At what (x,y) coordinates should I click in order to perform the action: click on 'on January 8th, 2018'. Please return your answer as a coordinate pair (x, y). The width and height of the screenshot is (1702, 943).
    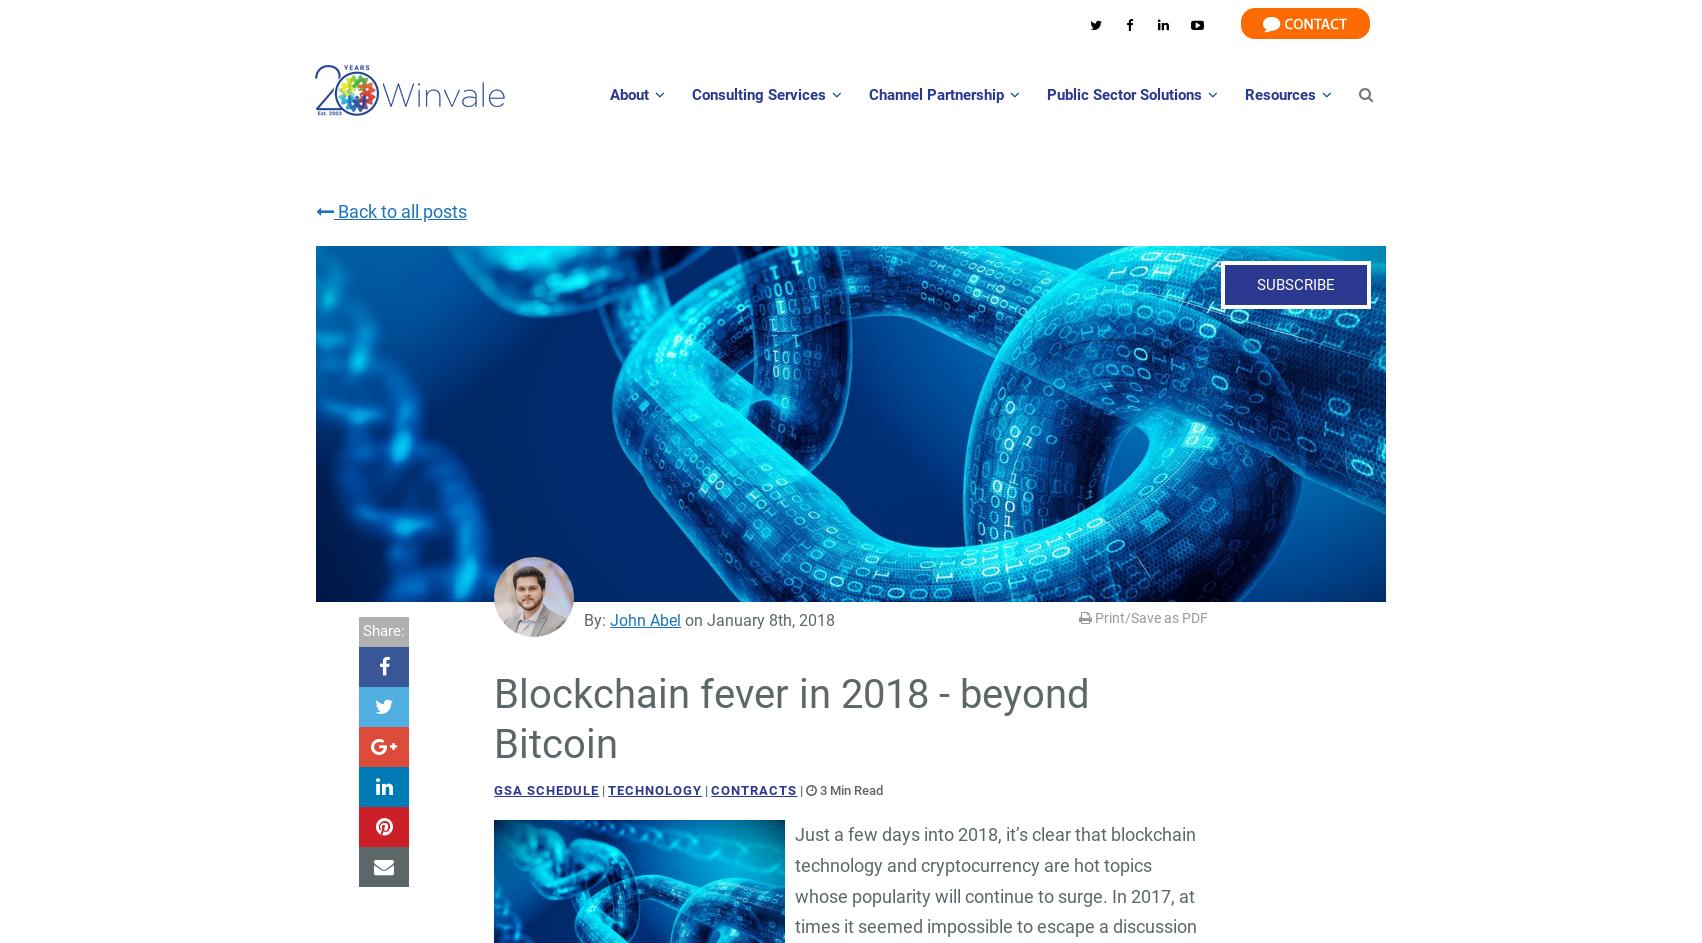
    Looking at the image, I should click on (757, 619).